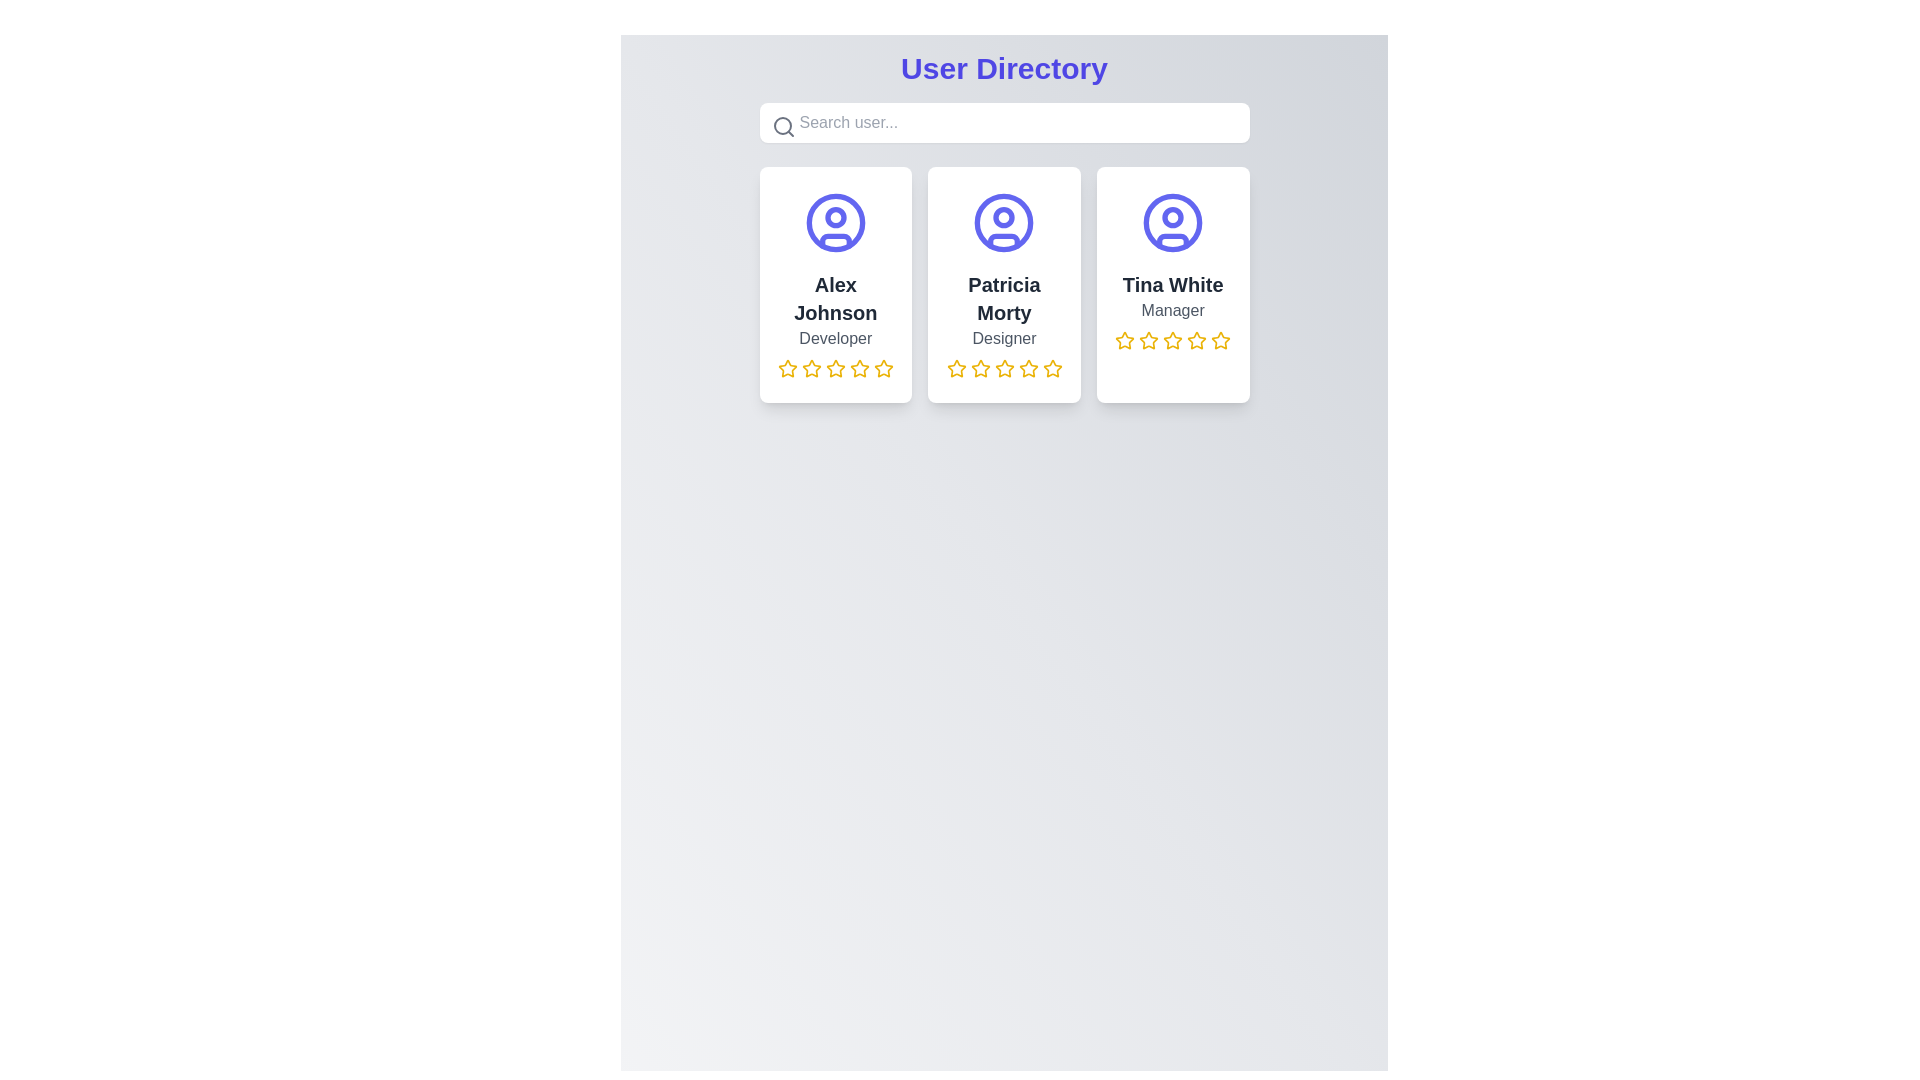 The height and width of the screenshot is (1080, 1920). I want to click on the decorative graphic, which is the outermost circular shape of the avatar icon in the first card from the left in the top row of the user directory grid, so click(835, 223).